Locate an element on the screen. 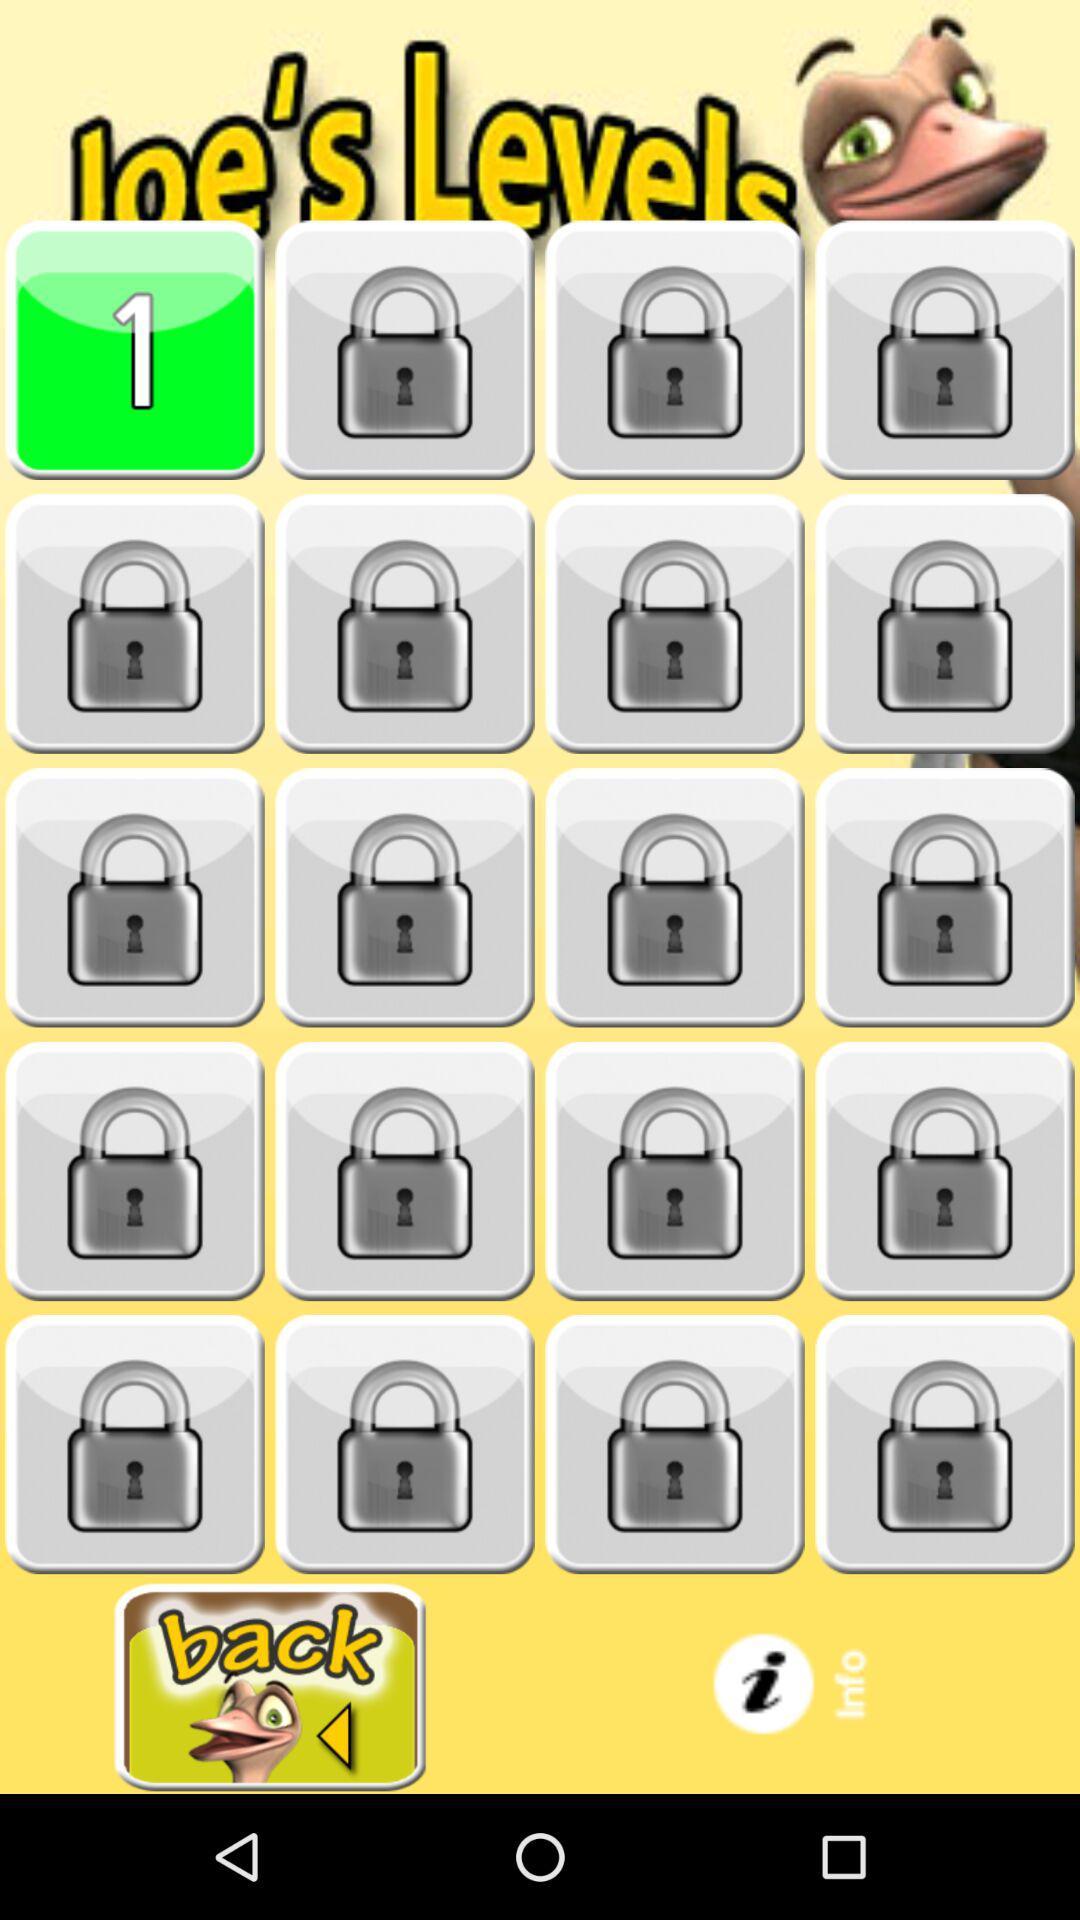  chosen level is located at coordinates (135, 350).